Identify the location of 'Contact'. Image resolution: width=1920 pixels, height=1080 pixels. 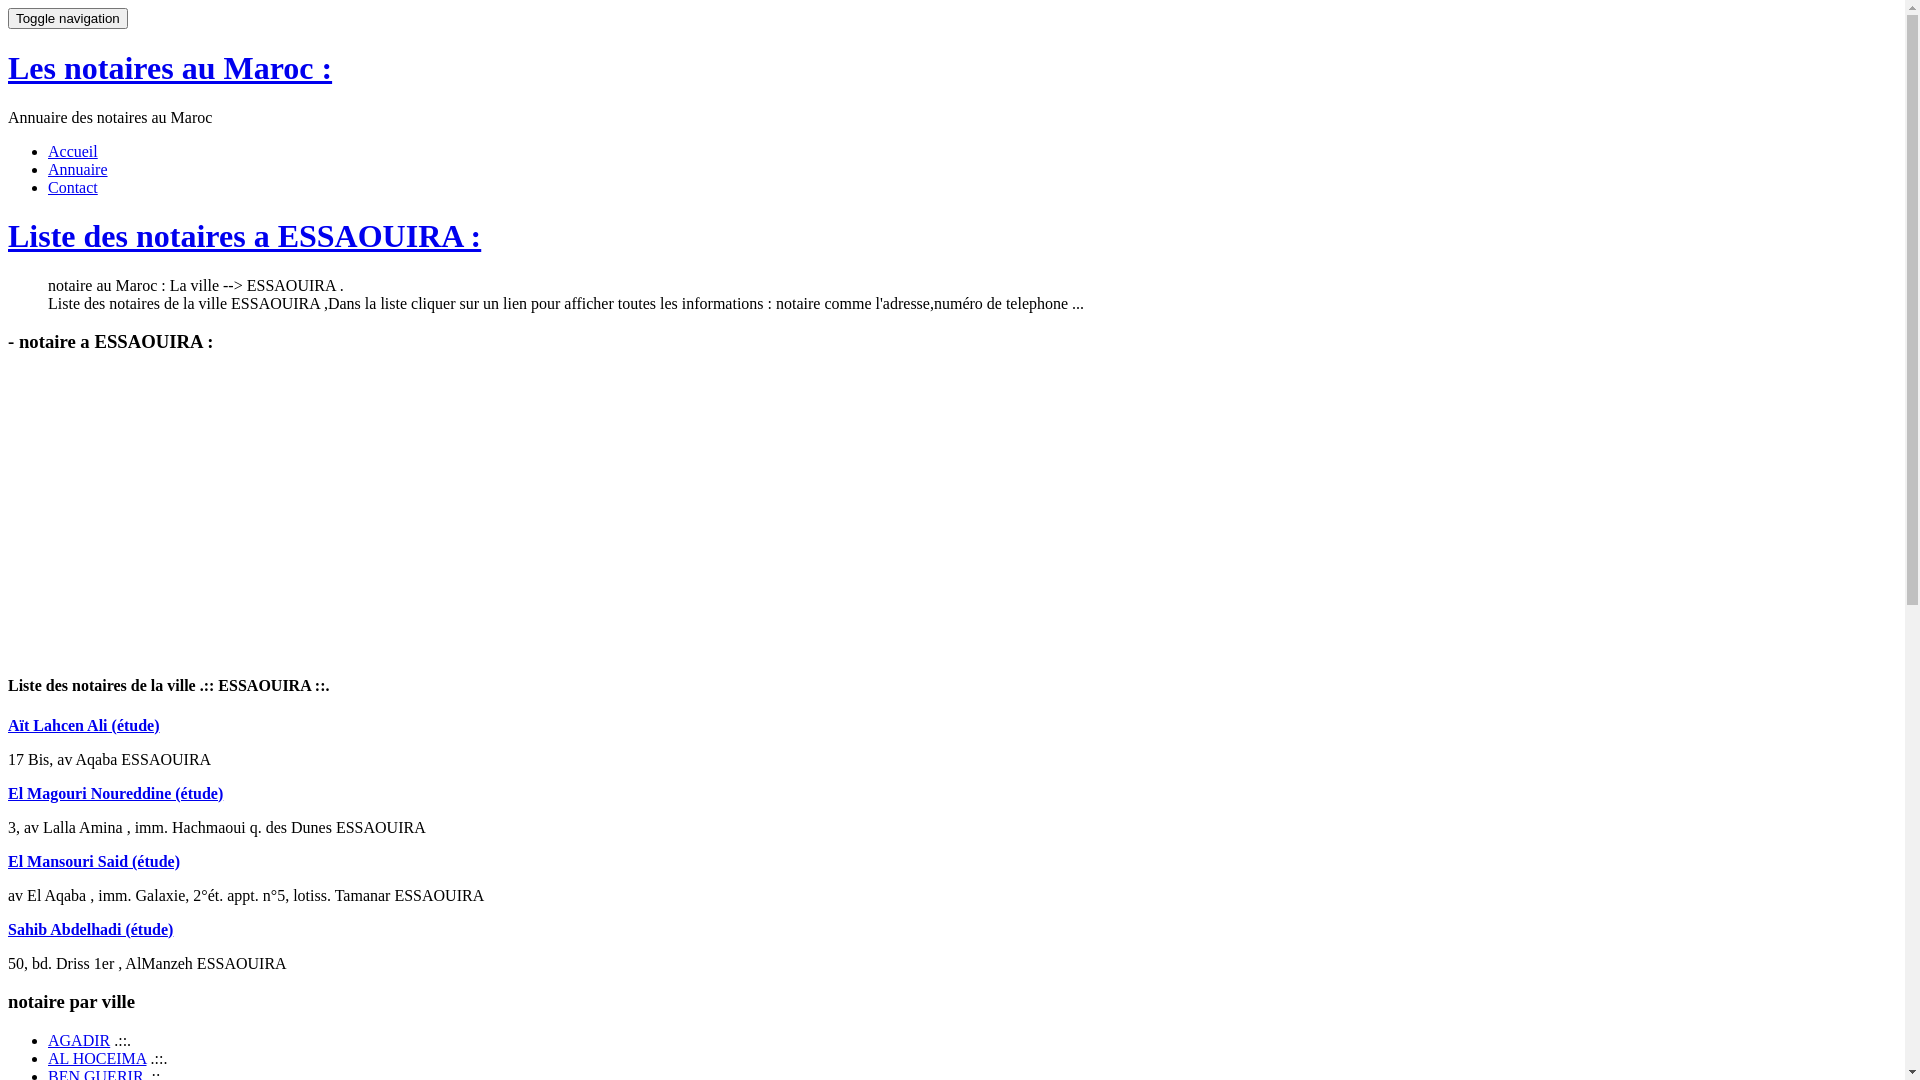
(72, 187).